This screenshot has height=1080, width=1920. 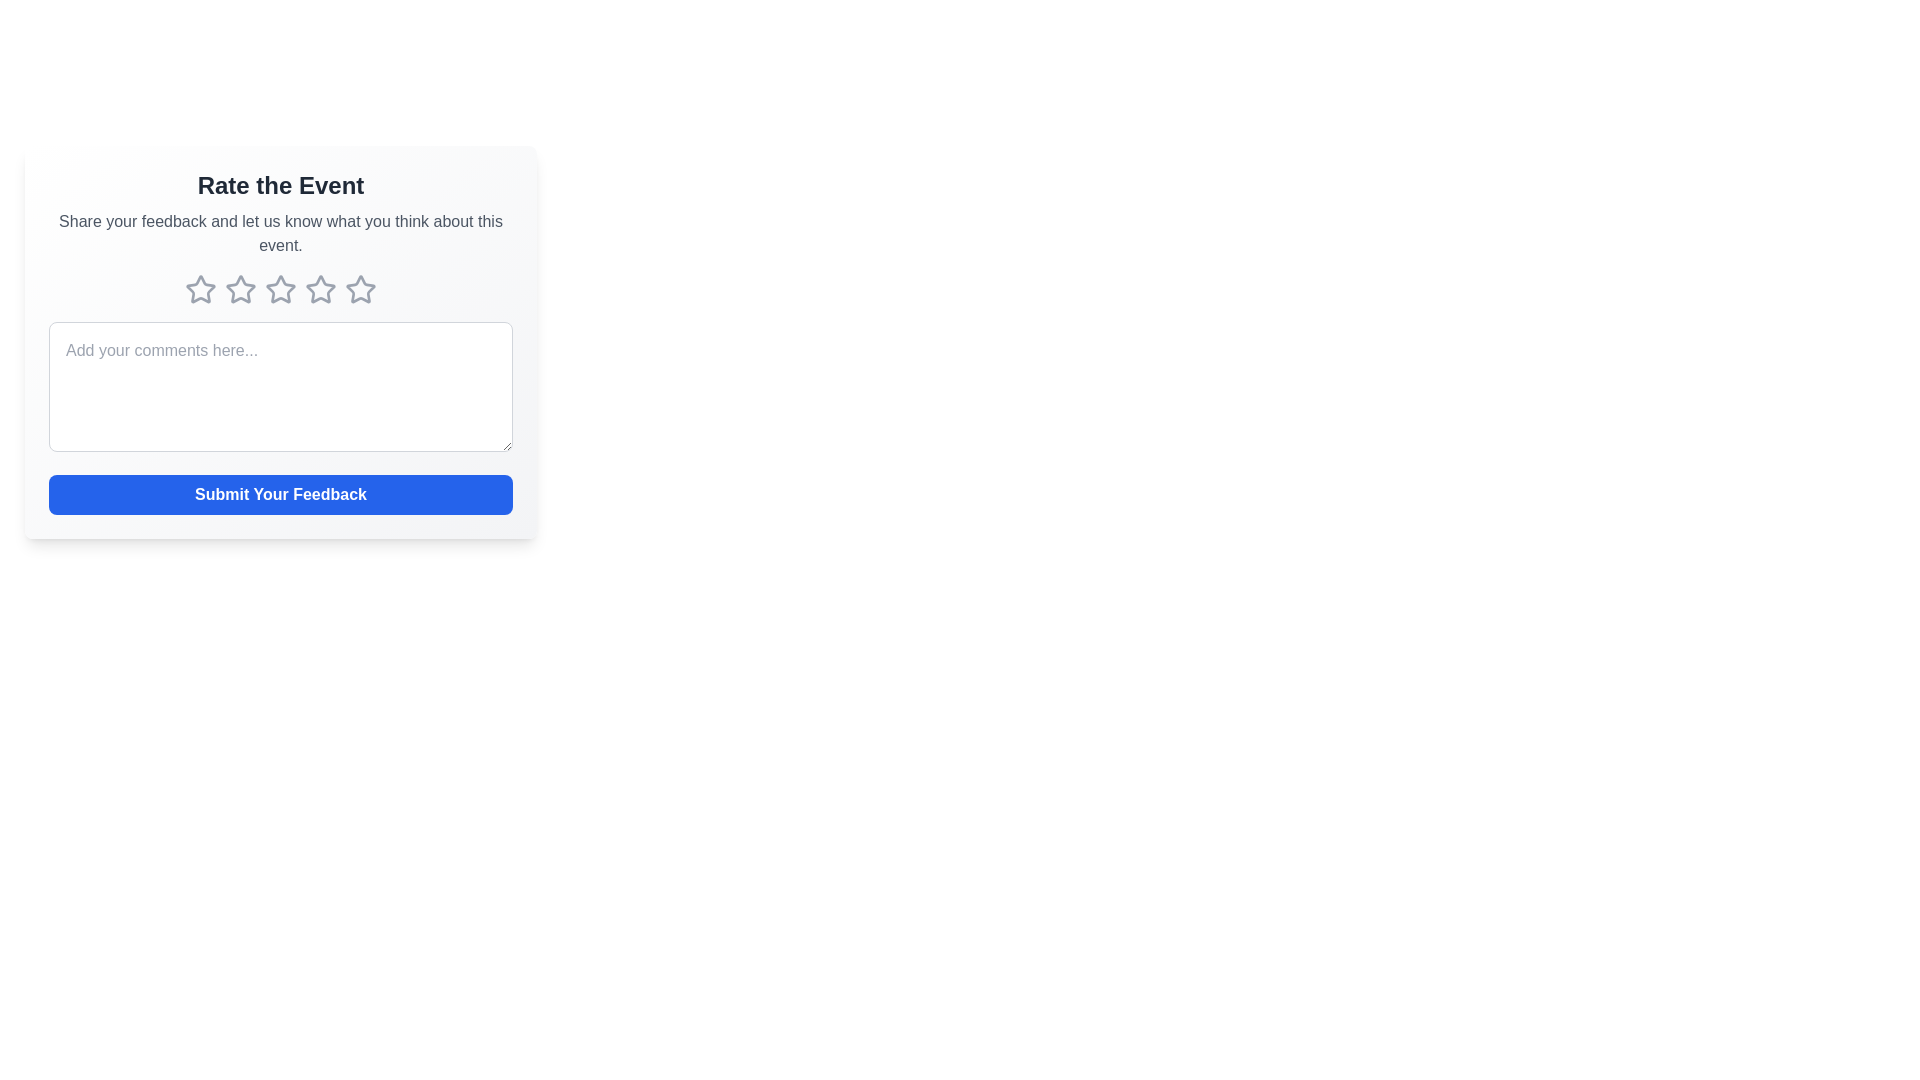 What do you see at coordinates (280, 494) in the screenshot?
I see `the wide blue button labeled 'Submit Your Feedback' at the bottom center of the feedback form` at bounding box center [280, 494].